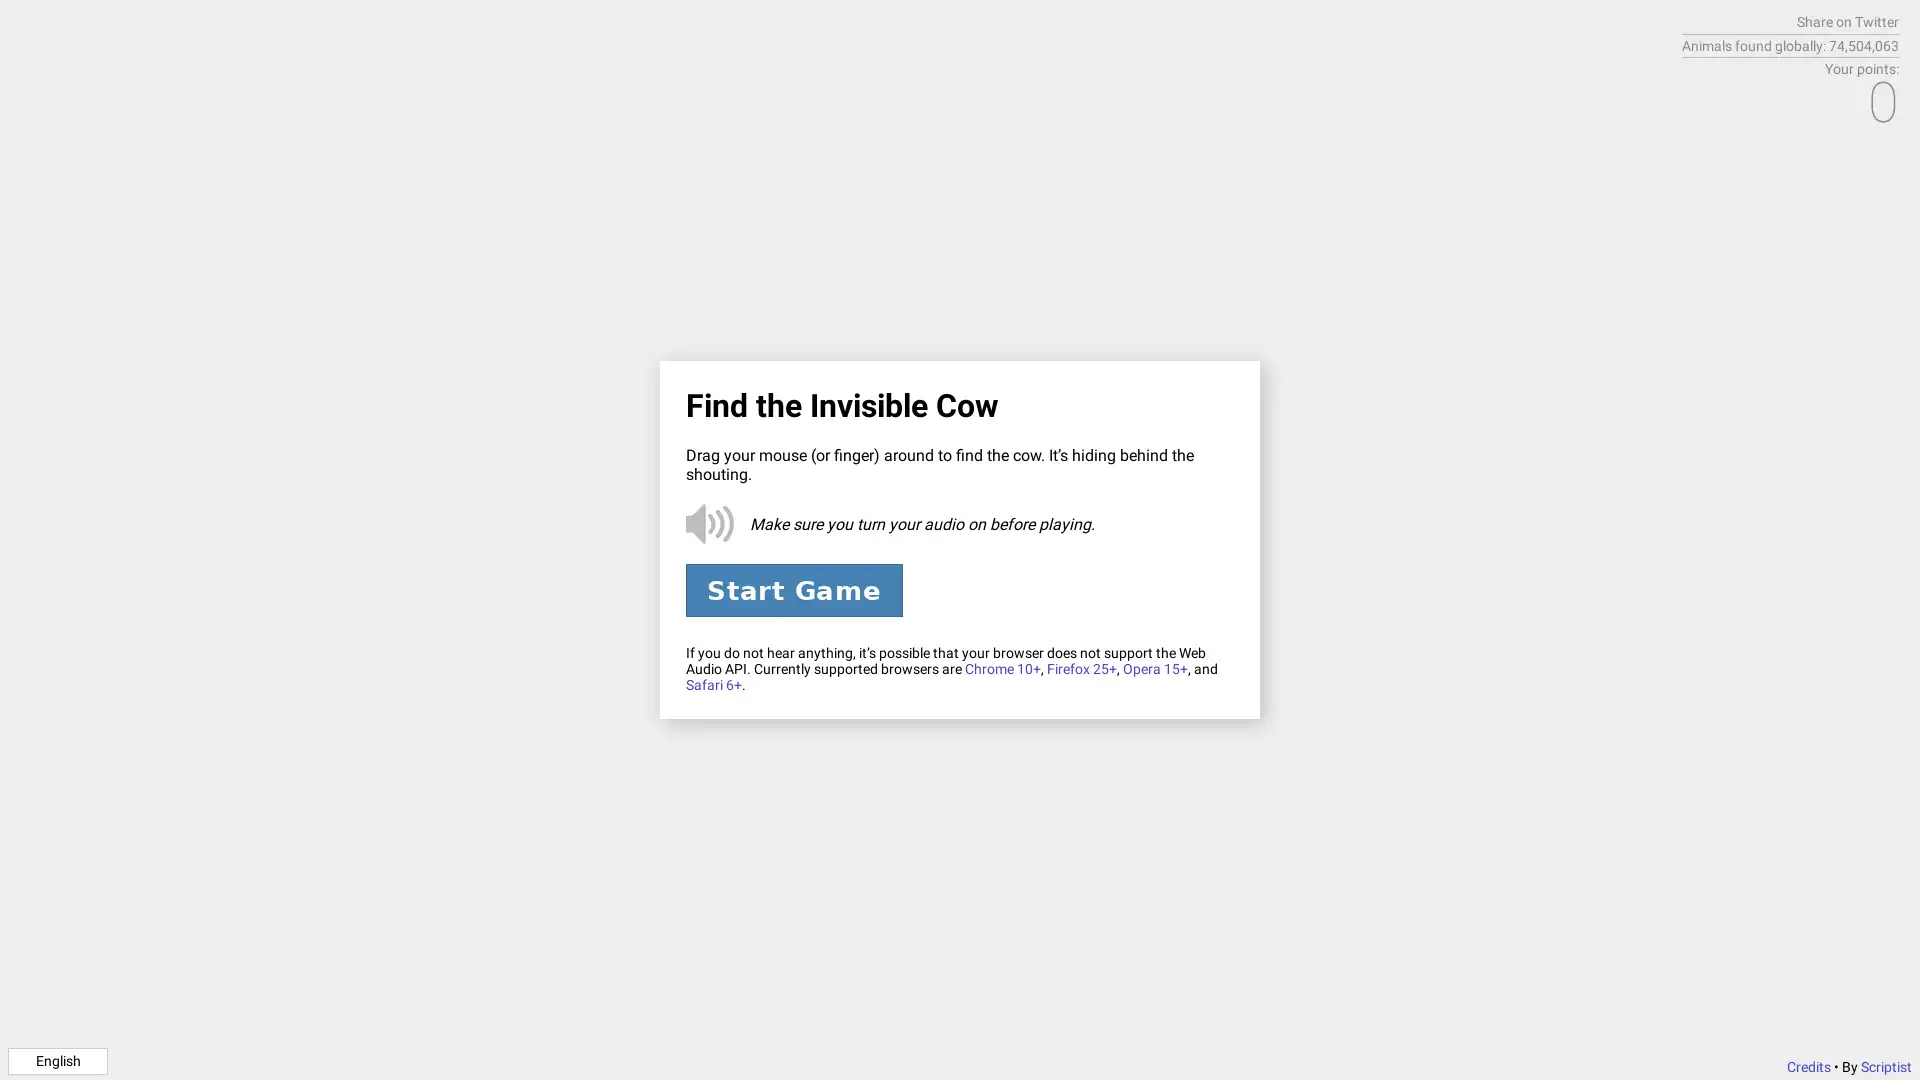 The height and width of the screenshot is (1080, 1920). I want to click on Start Game, so click(792, 589).